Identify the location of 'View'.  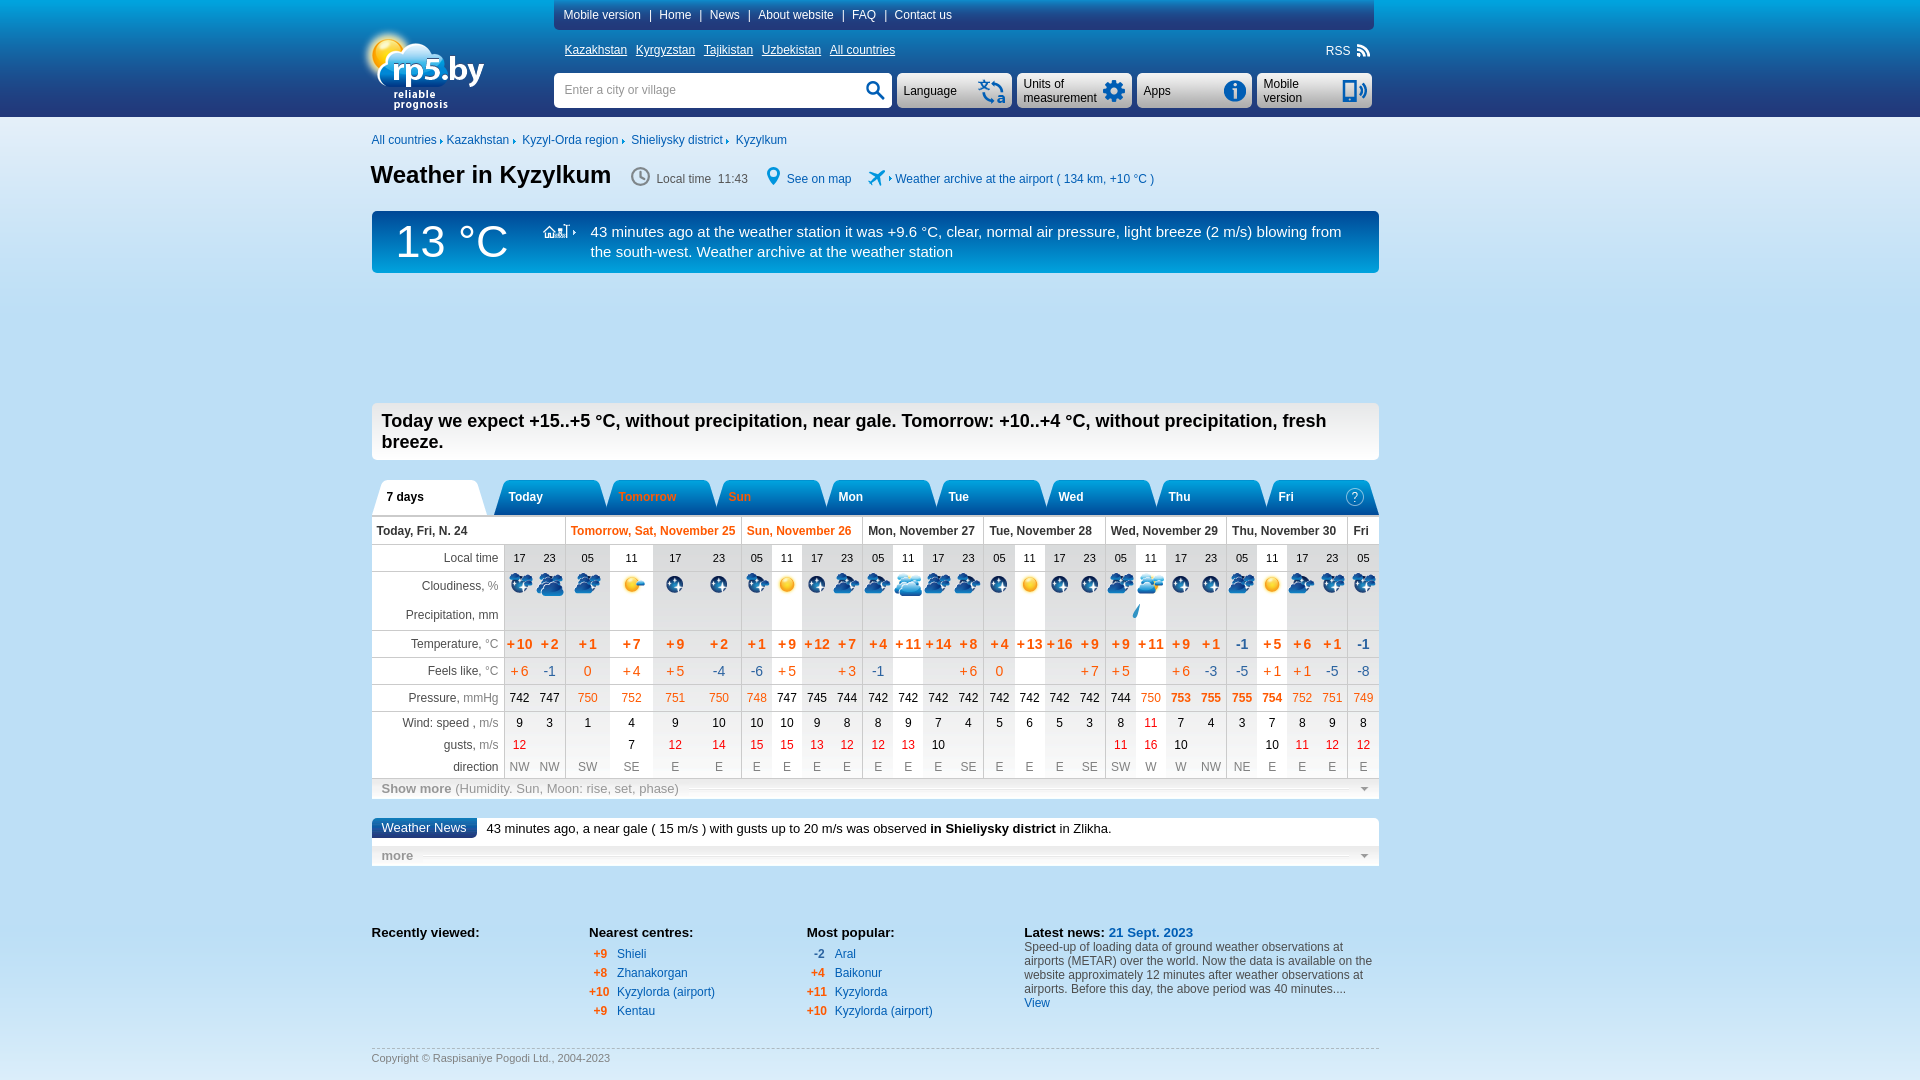
(1023, 1002).